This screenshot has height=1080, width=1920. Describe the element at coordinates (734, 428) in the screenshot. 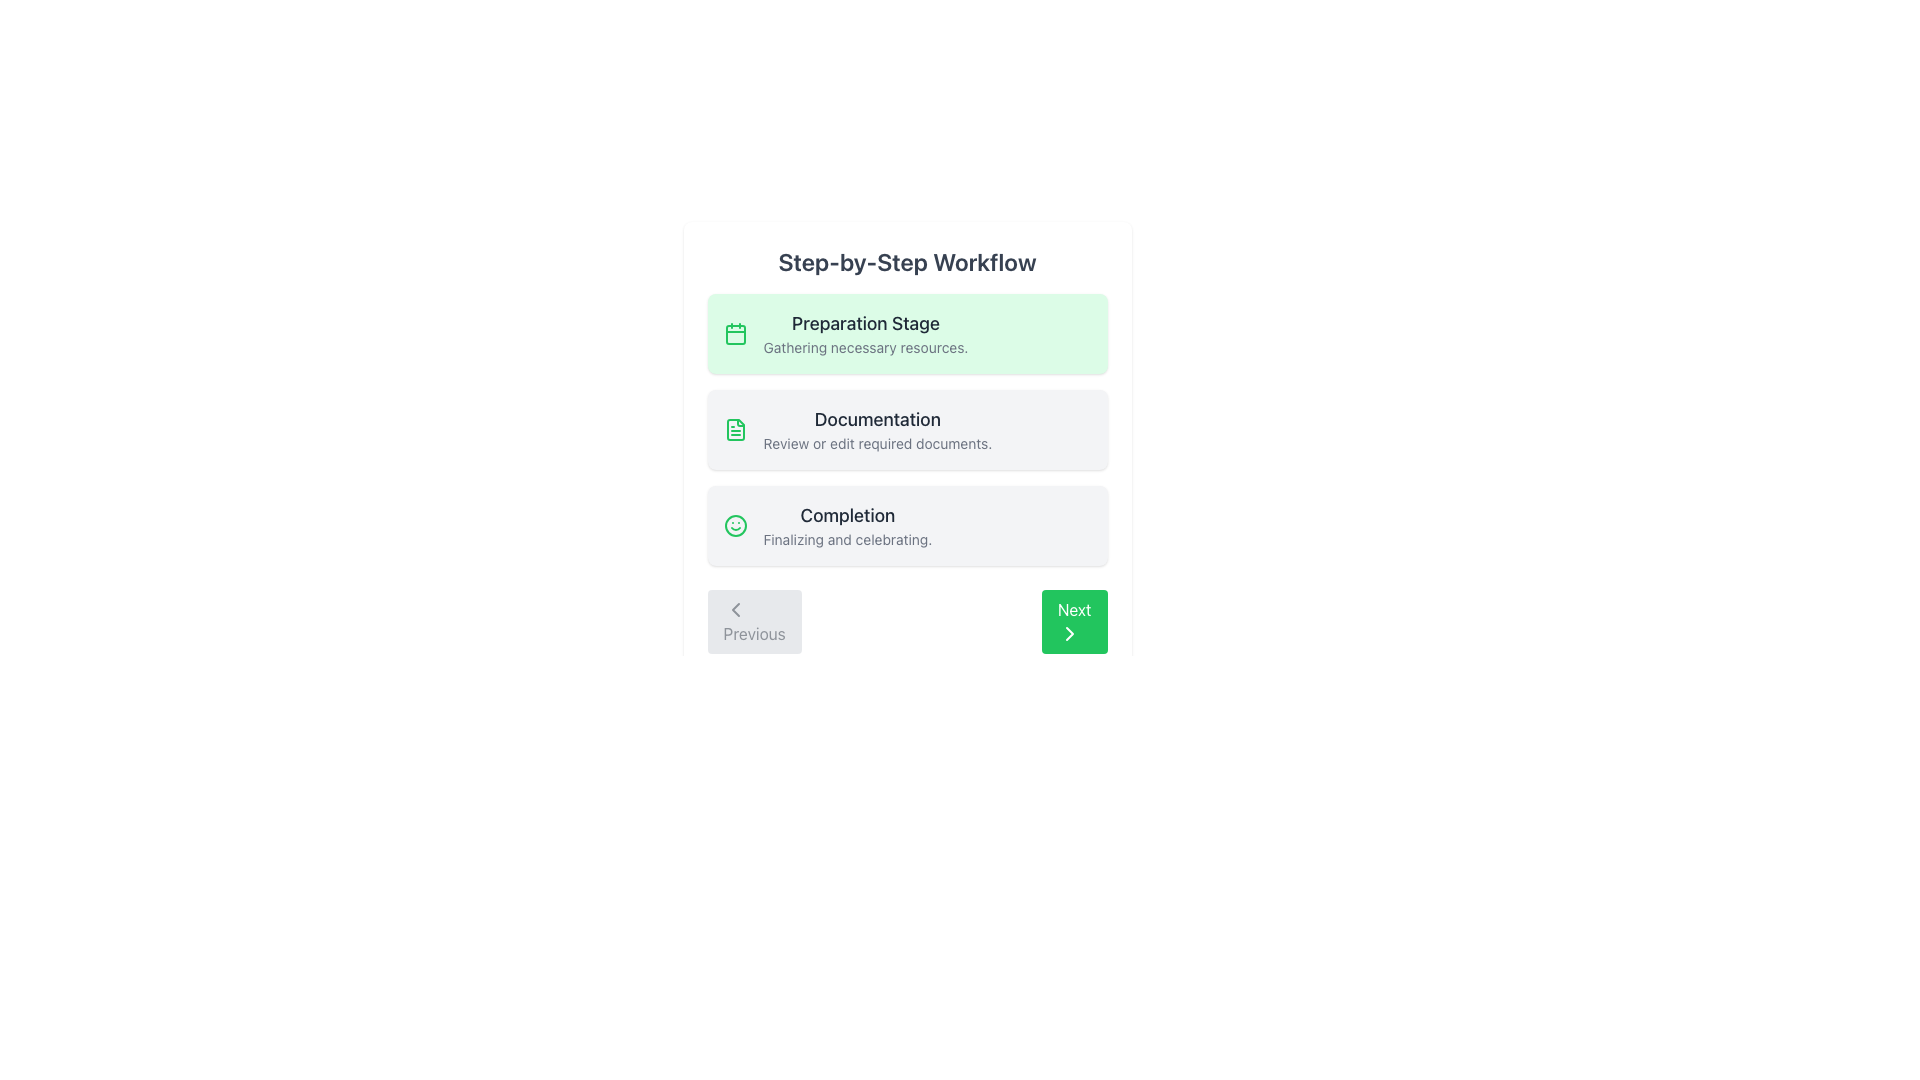

I see `the green document icon located to the left of the 'Documentation' text` at that location.